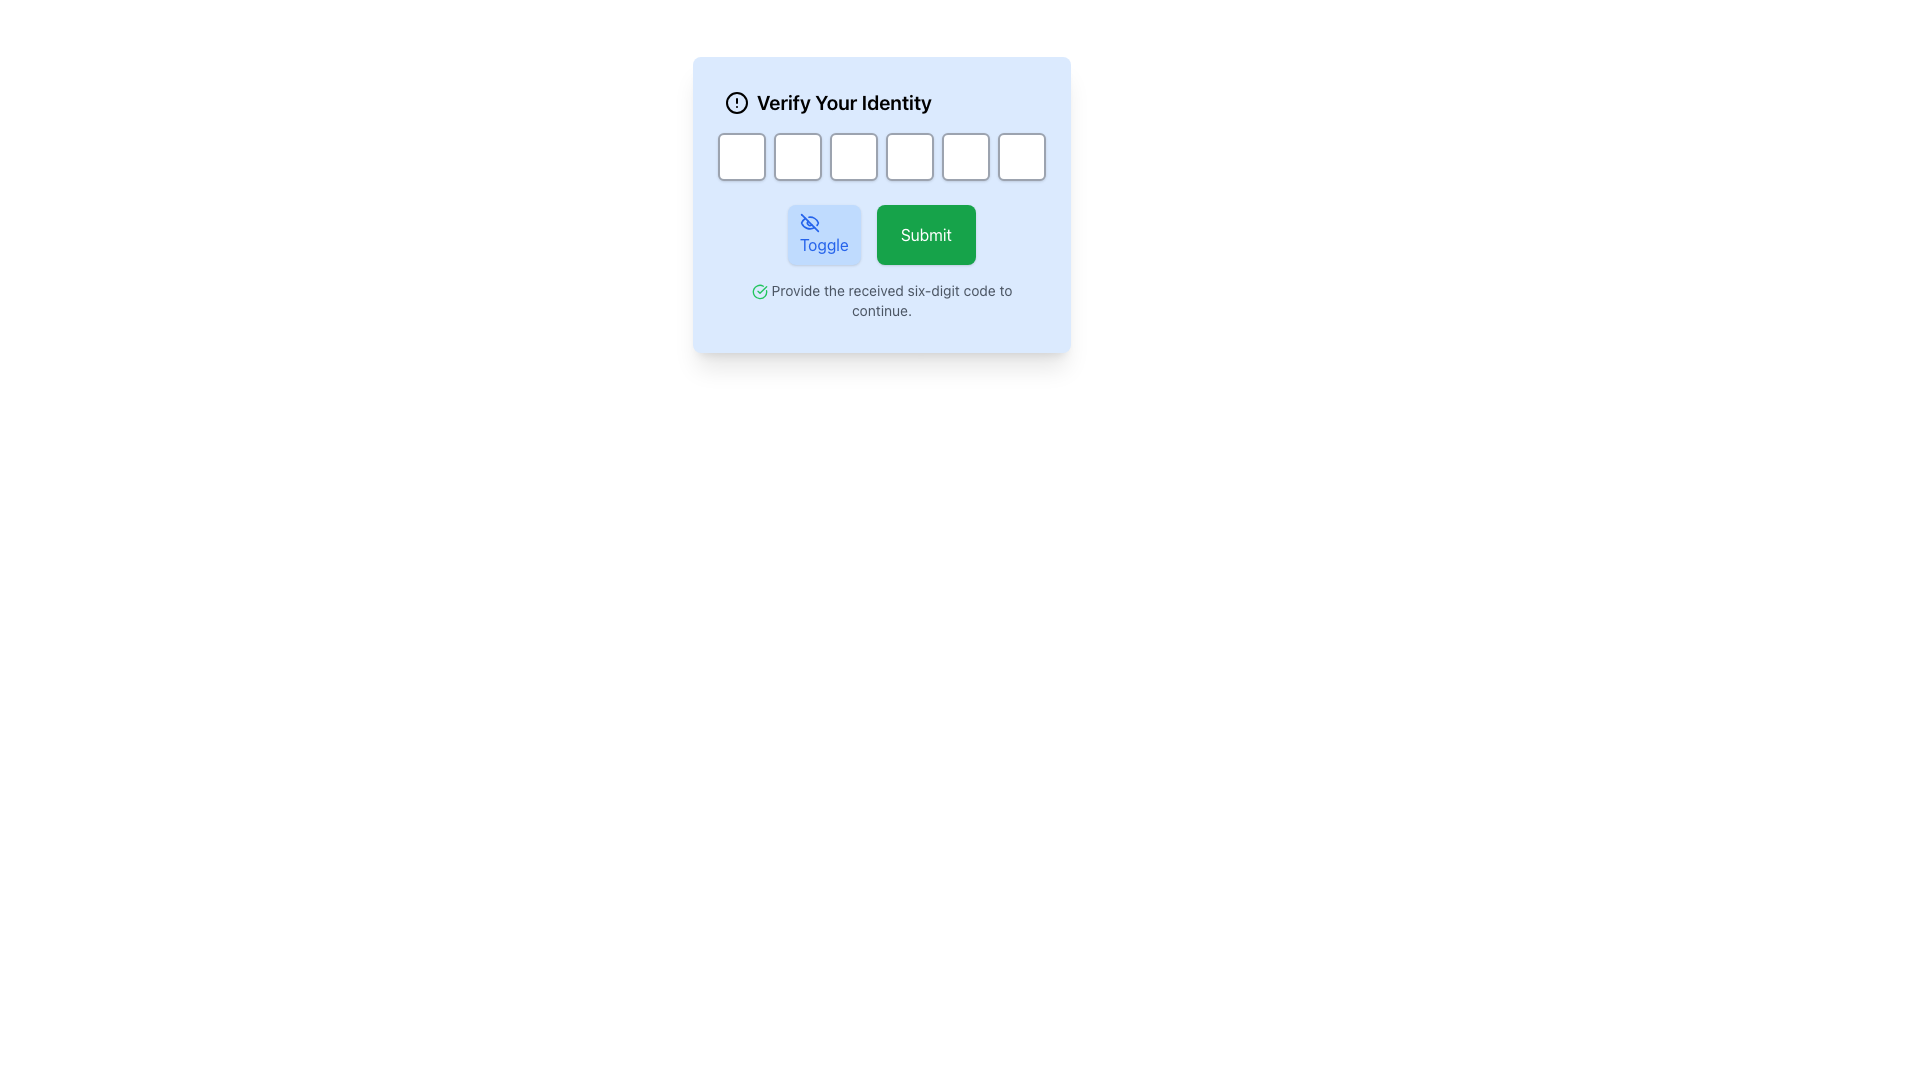  Describe the element at coordinates (824, 234) in the screenshot. I see `the toggle button located next to the green 'Submit' button` at that location.